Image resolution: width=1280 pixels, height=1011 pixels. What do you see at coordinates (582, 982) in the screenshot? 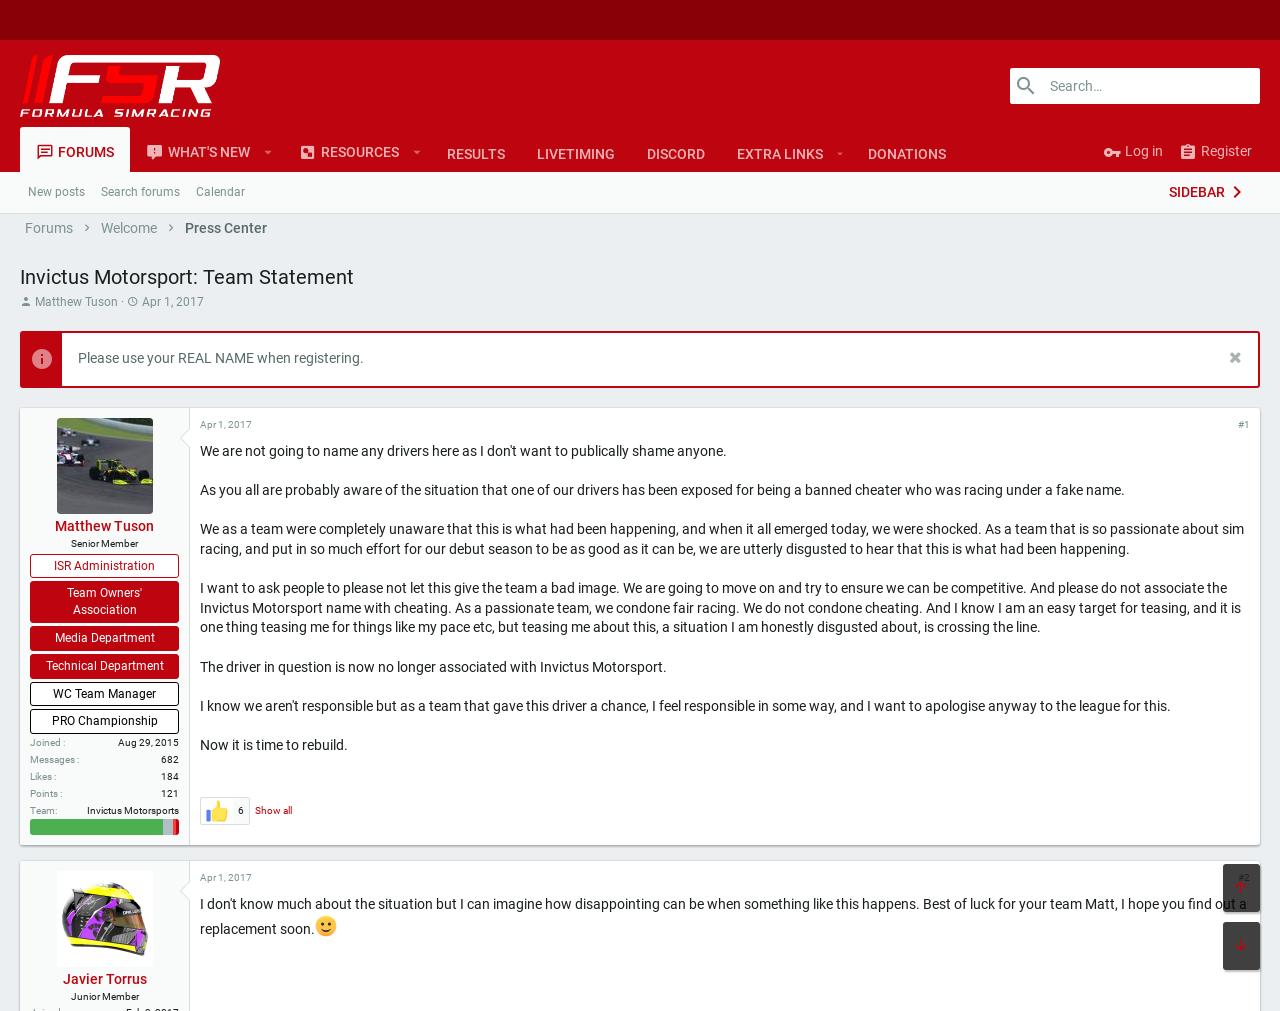
I see `'I don't know much about the situation but I can imagine how disappointing can be when something like this happens. Best of luck for your team Matt, I hope you find out a replacement soon.'` at bounding box center [582, 982].